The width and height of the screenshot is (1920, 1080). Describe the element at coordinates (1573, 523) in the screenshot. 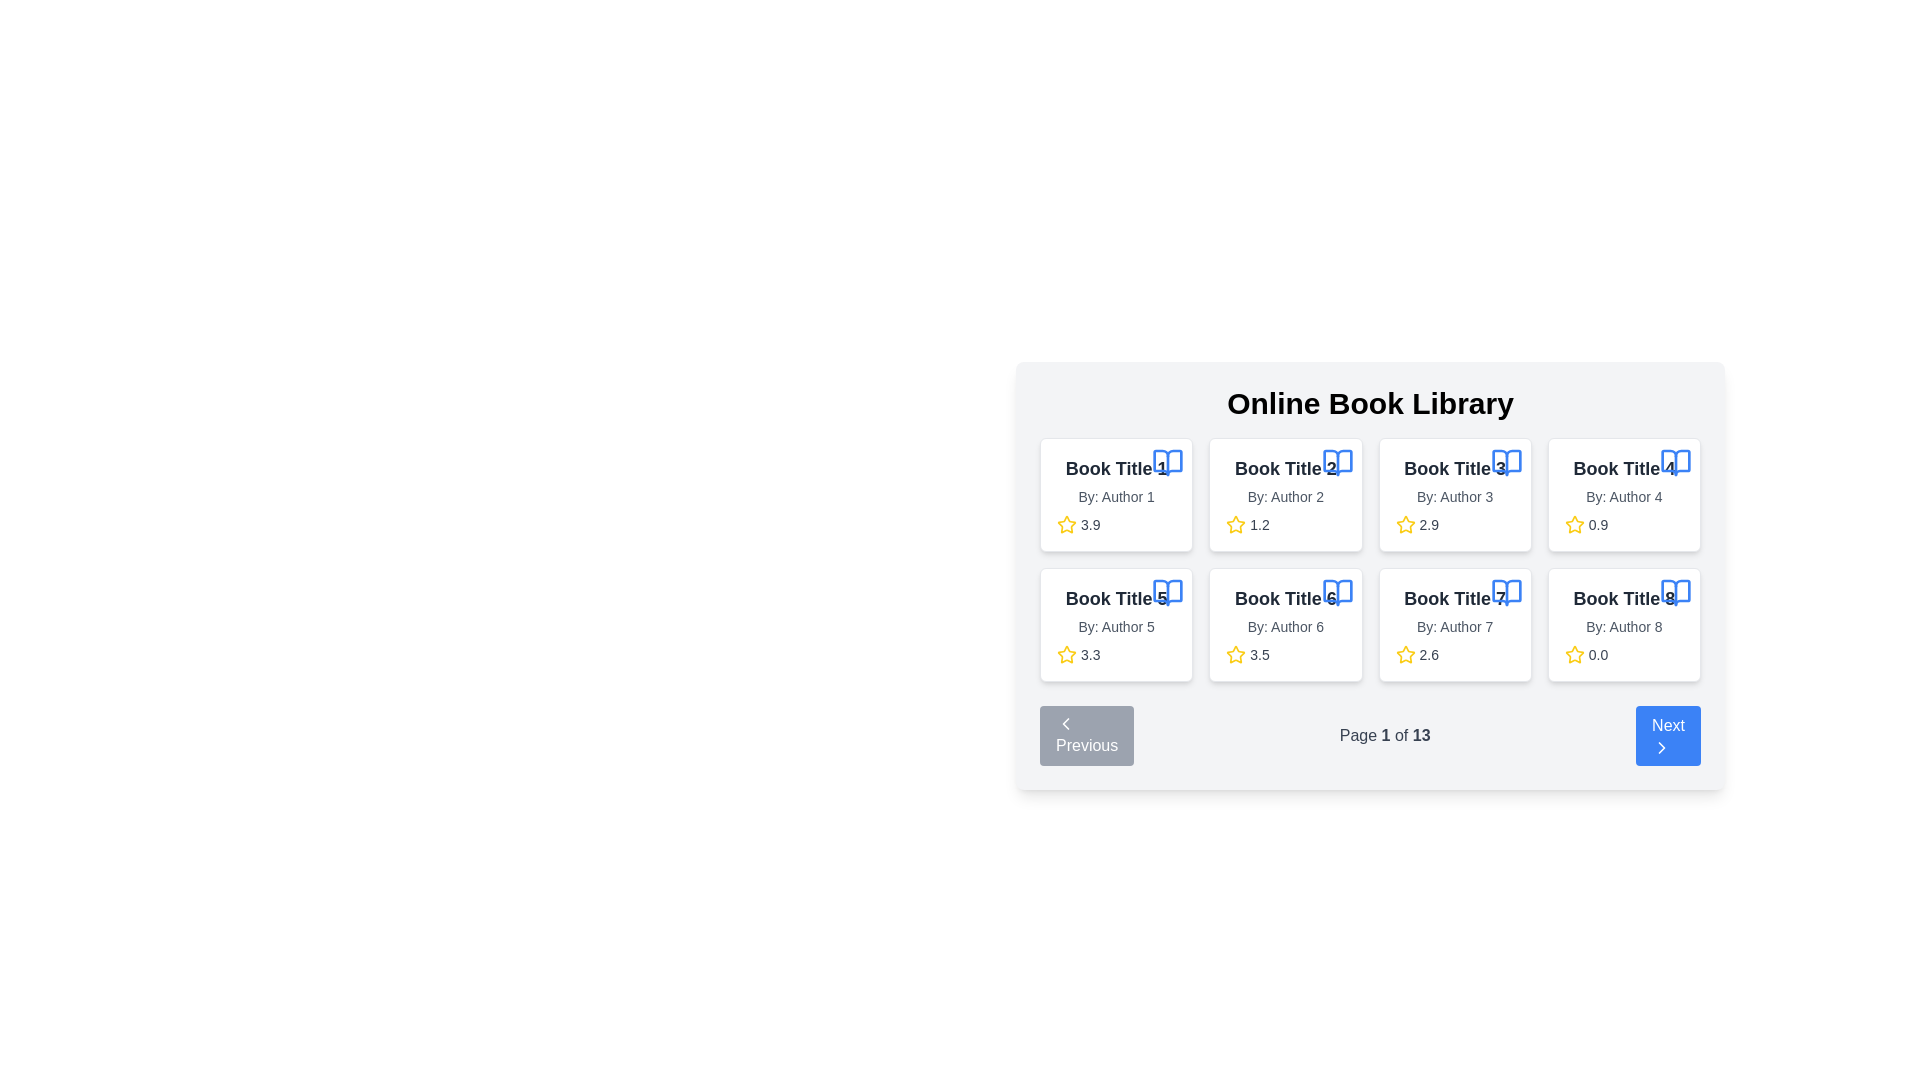

I see `the star icon indicating the rating for 'Book Title 4', located in the middle-right position of the second row in the grid layout` at that location.